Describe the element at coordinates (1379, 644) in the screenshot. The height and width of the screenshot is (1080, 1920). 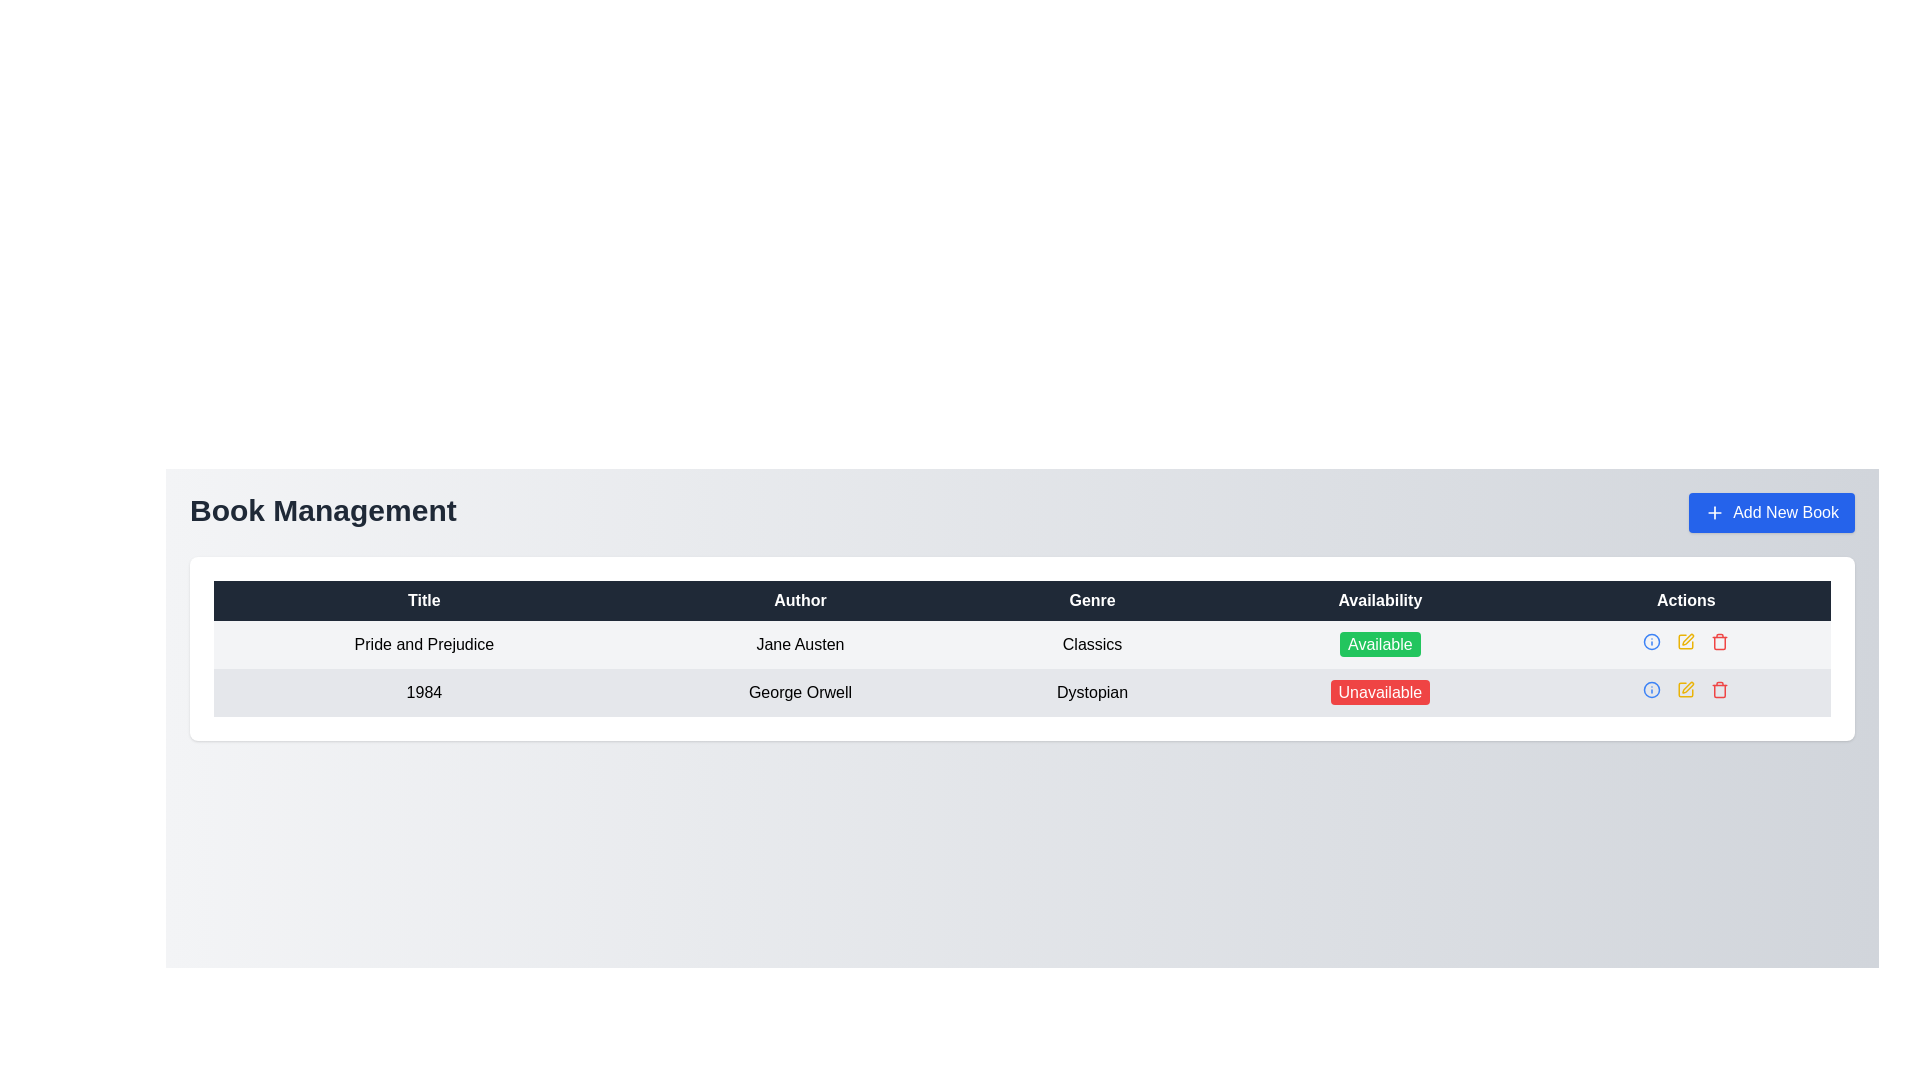
I see `the availability badge for the book 'Pride and Prejudice' to indicate its status` at that location.